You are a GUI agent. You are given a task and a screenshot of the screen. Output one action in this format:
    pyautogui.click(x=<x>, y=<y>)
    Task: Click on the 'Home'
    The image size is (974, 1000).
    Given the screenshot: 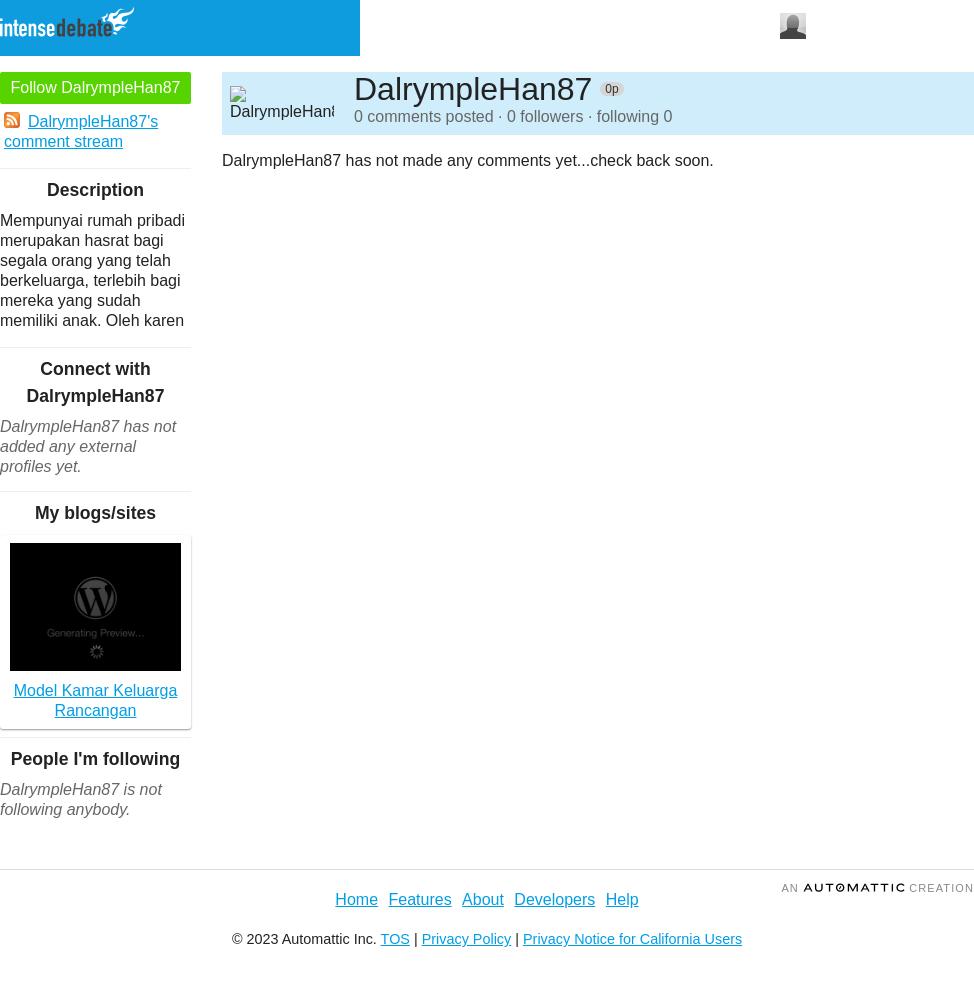 What is the action you would take?
    pyautogui.click(x=356, y=898)
    